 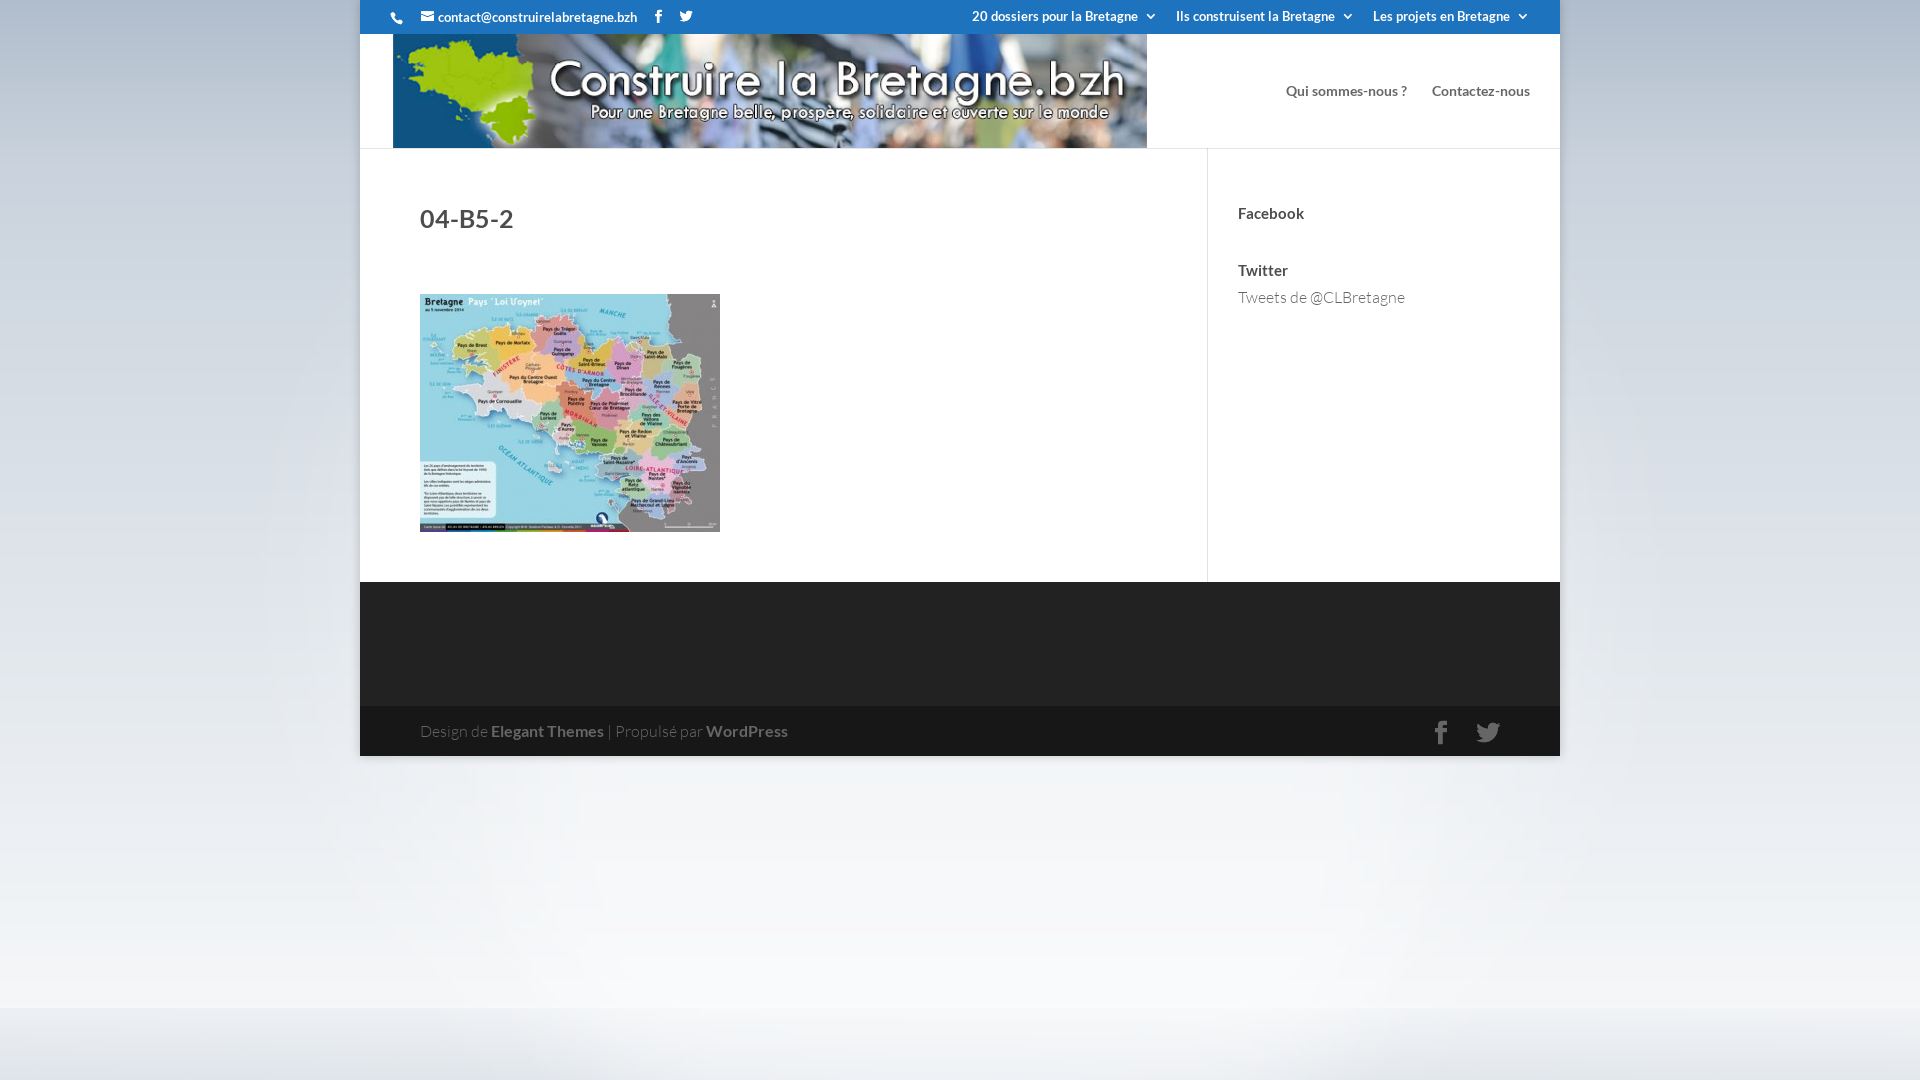 I want to click on 'Elegant Themes', so click(x=547, y=730).